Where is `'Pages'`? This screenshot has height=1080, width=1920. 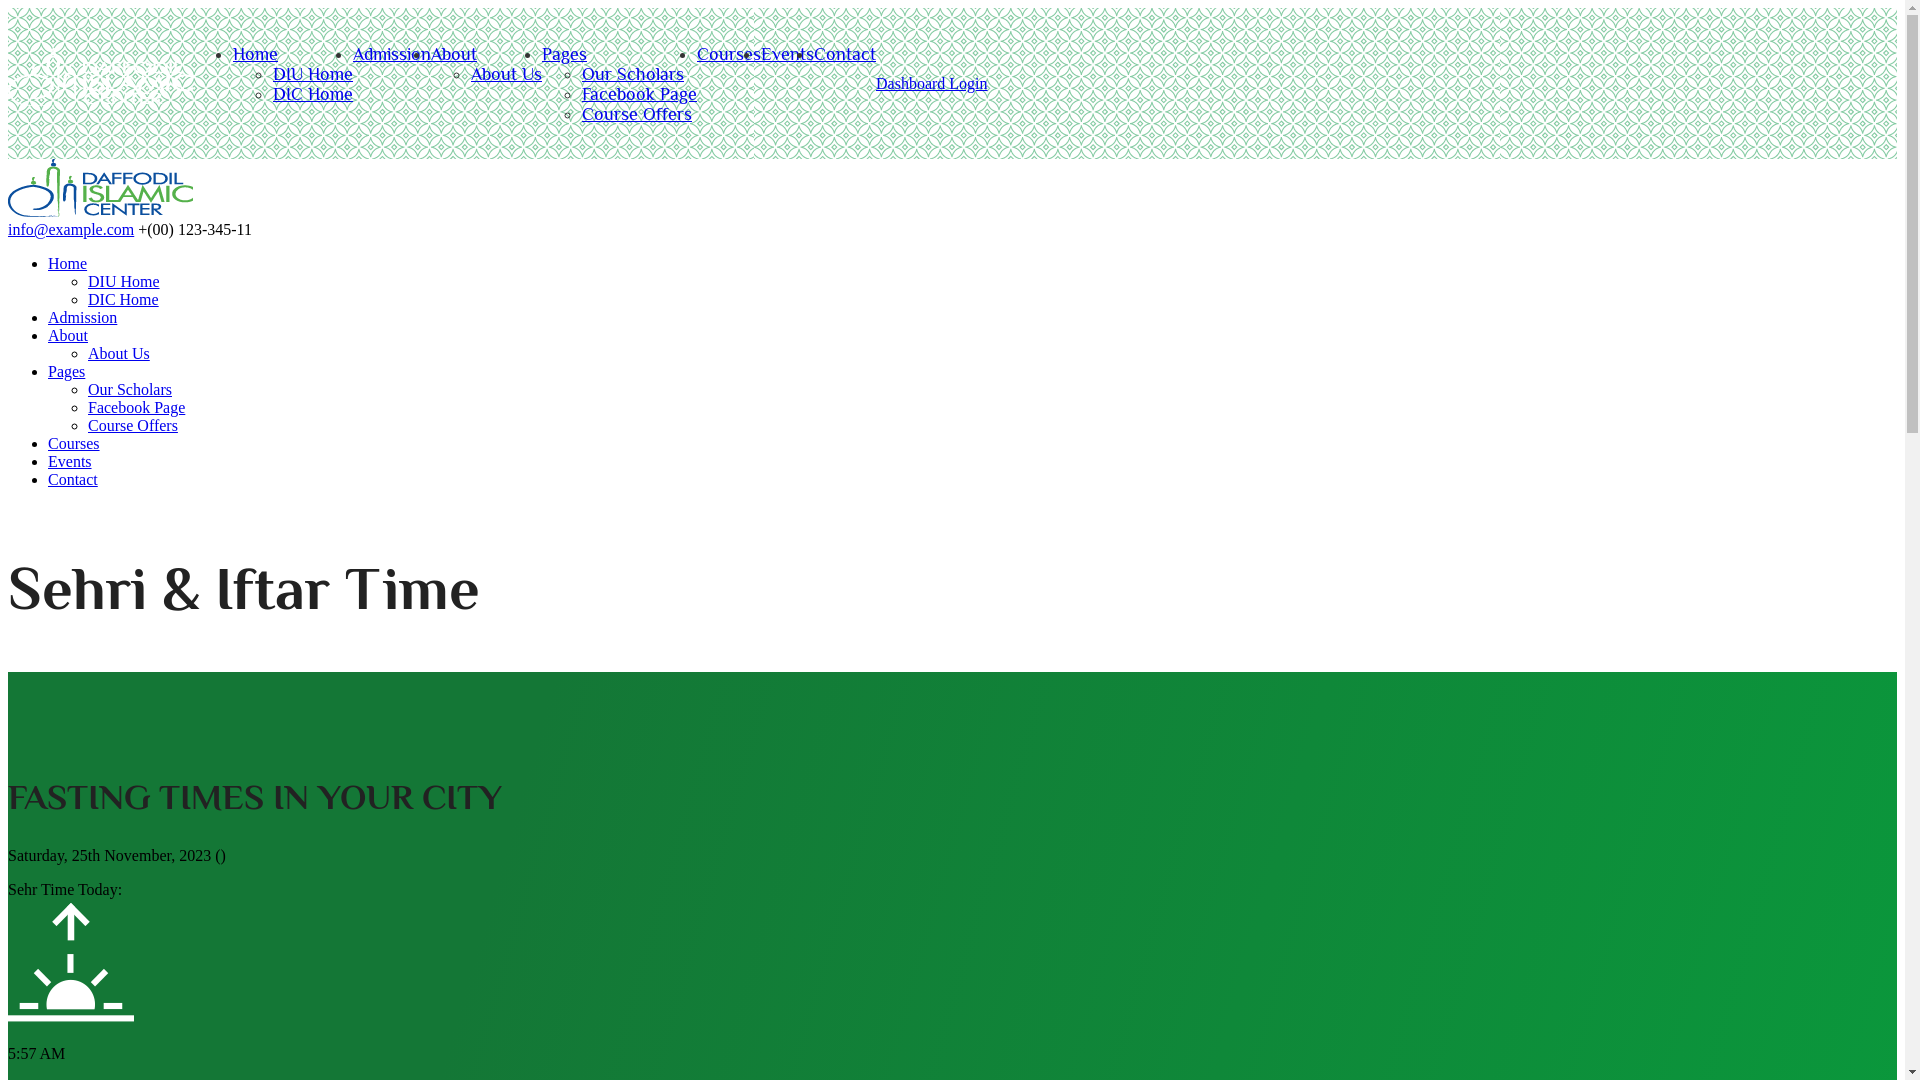 'Pages' is located at coordinates (563, 53).